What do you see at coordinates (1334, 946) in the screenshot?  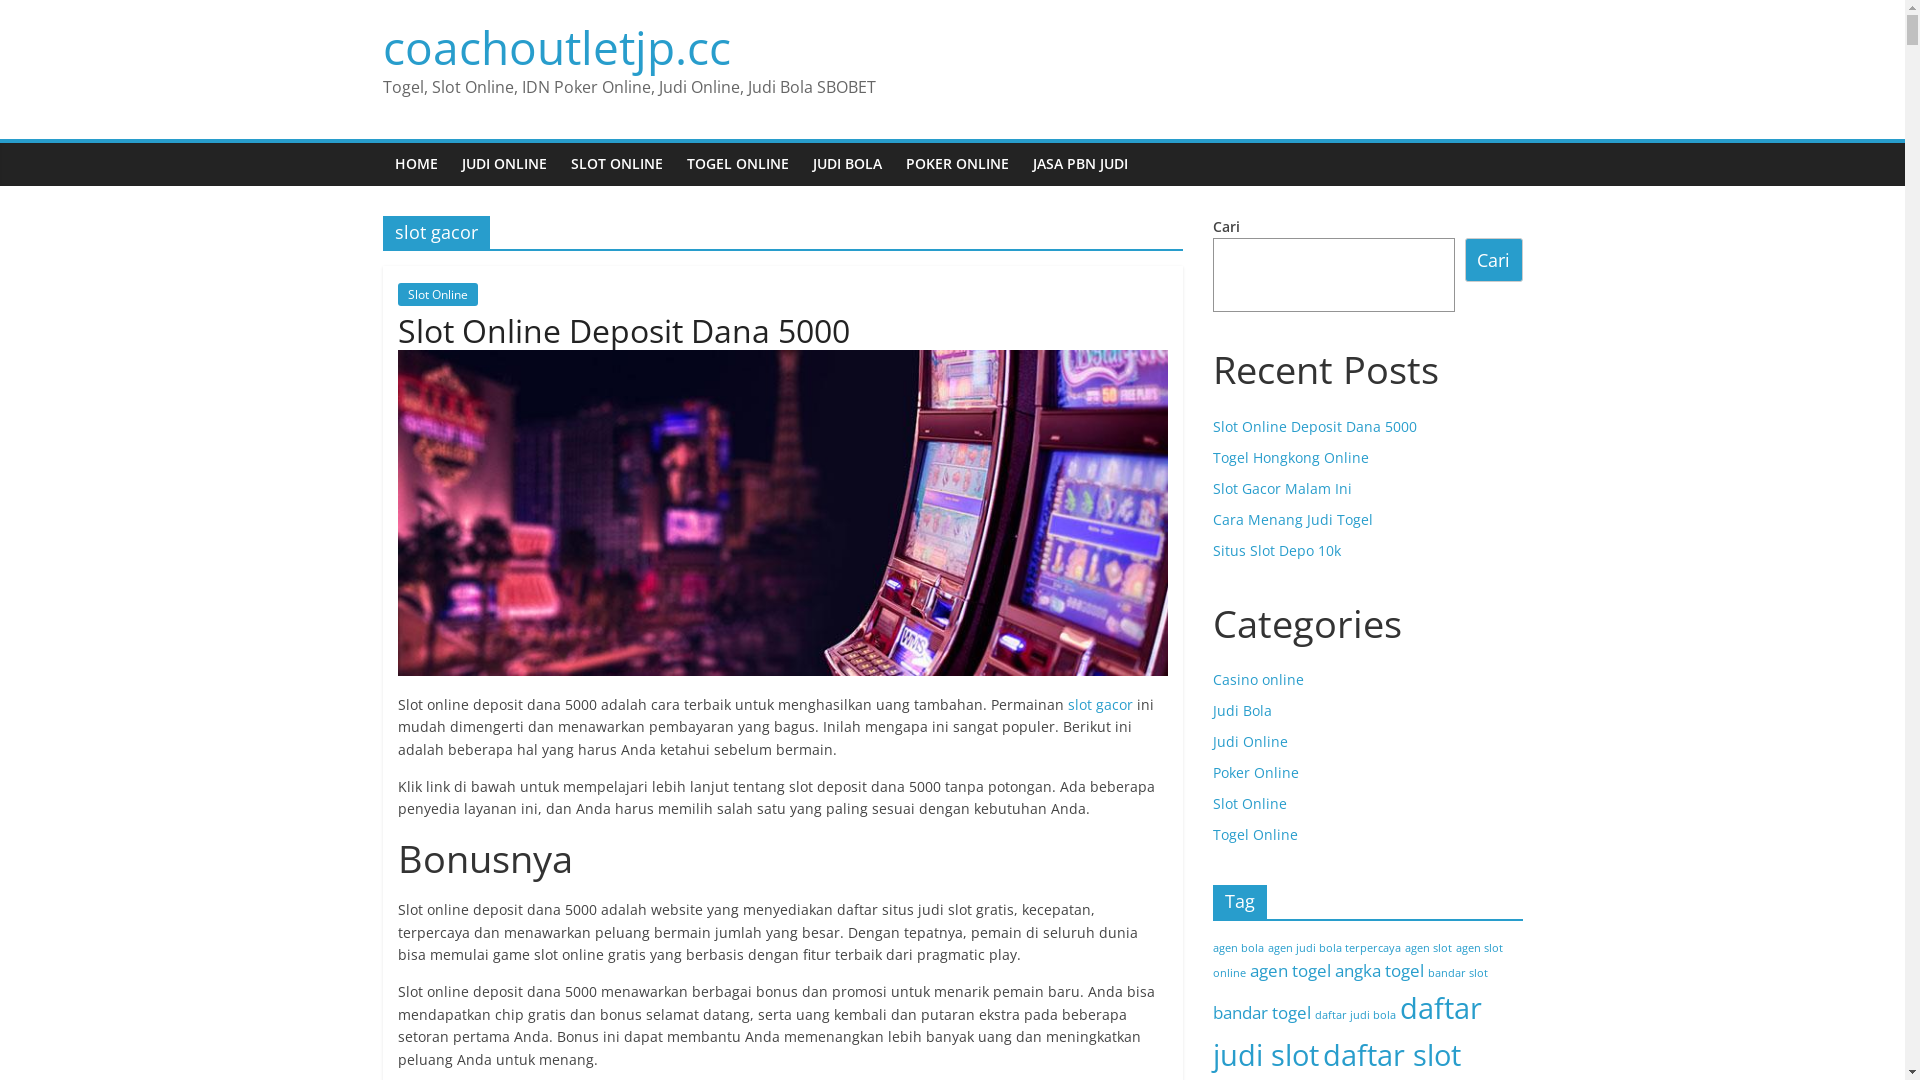 I see `'agen judi bola terpercaya'` at bounding box center [1334, 946].